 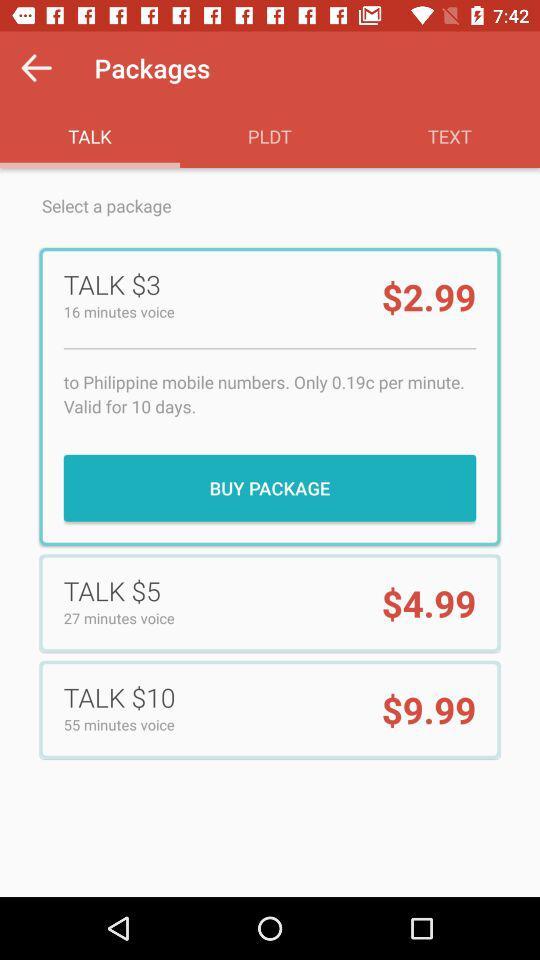 I want to click on the icon to the left of packages icon, so click(x=36, y=68).